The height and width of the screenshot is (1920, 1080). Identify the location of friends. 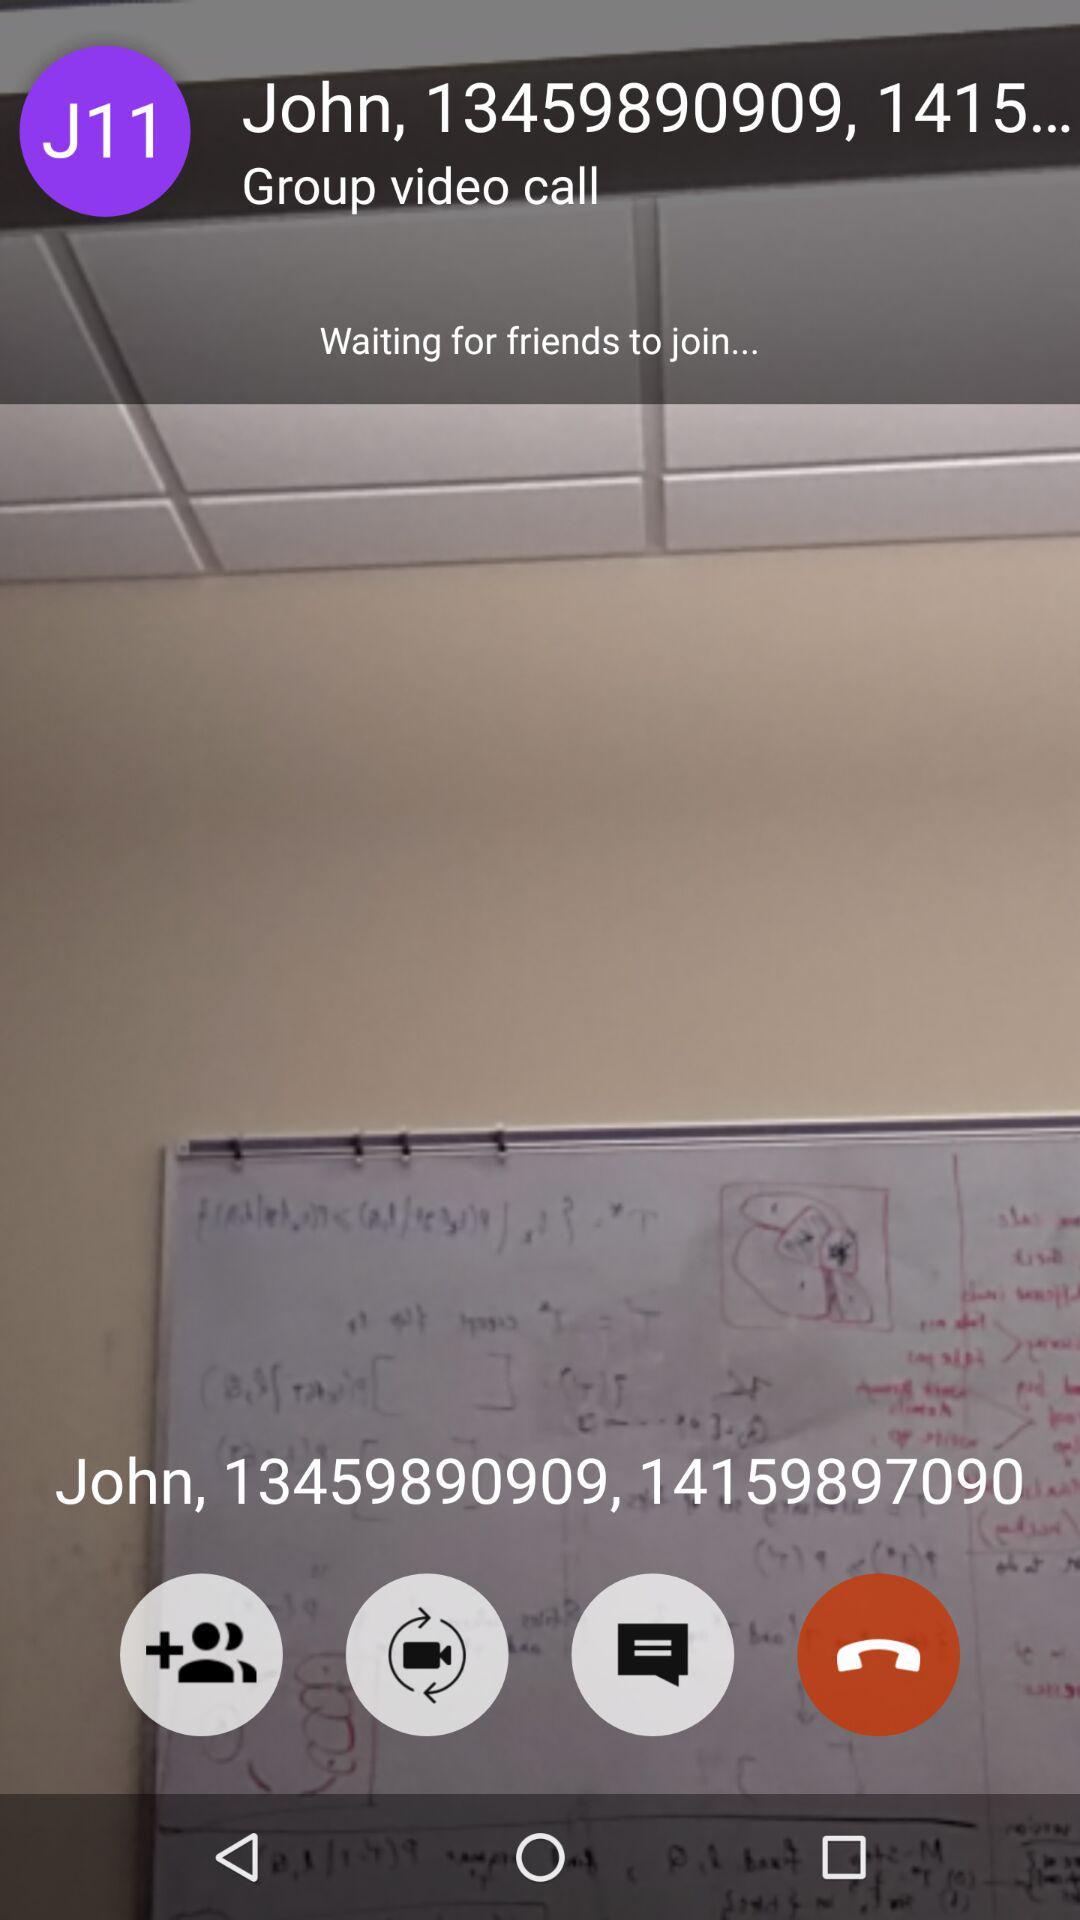
(201, 1654).